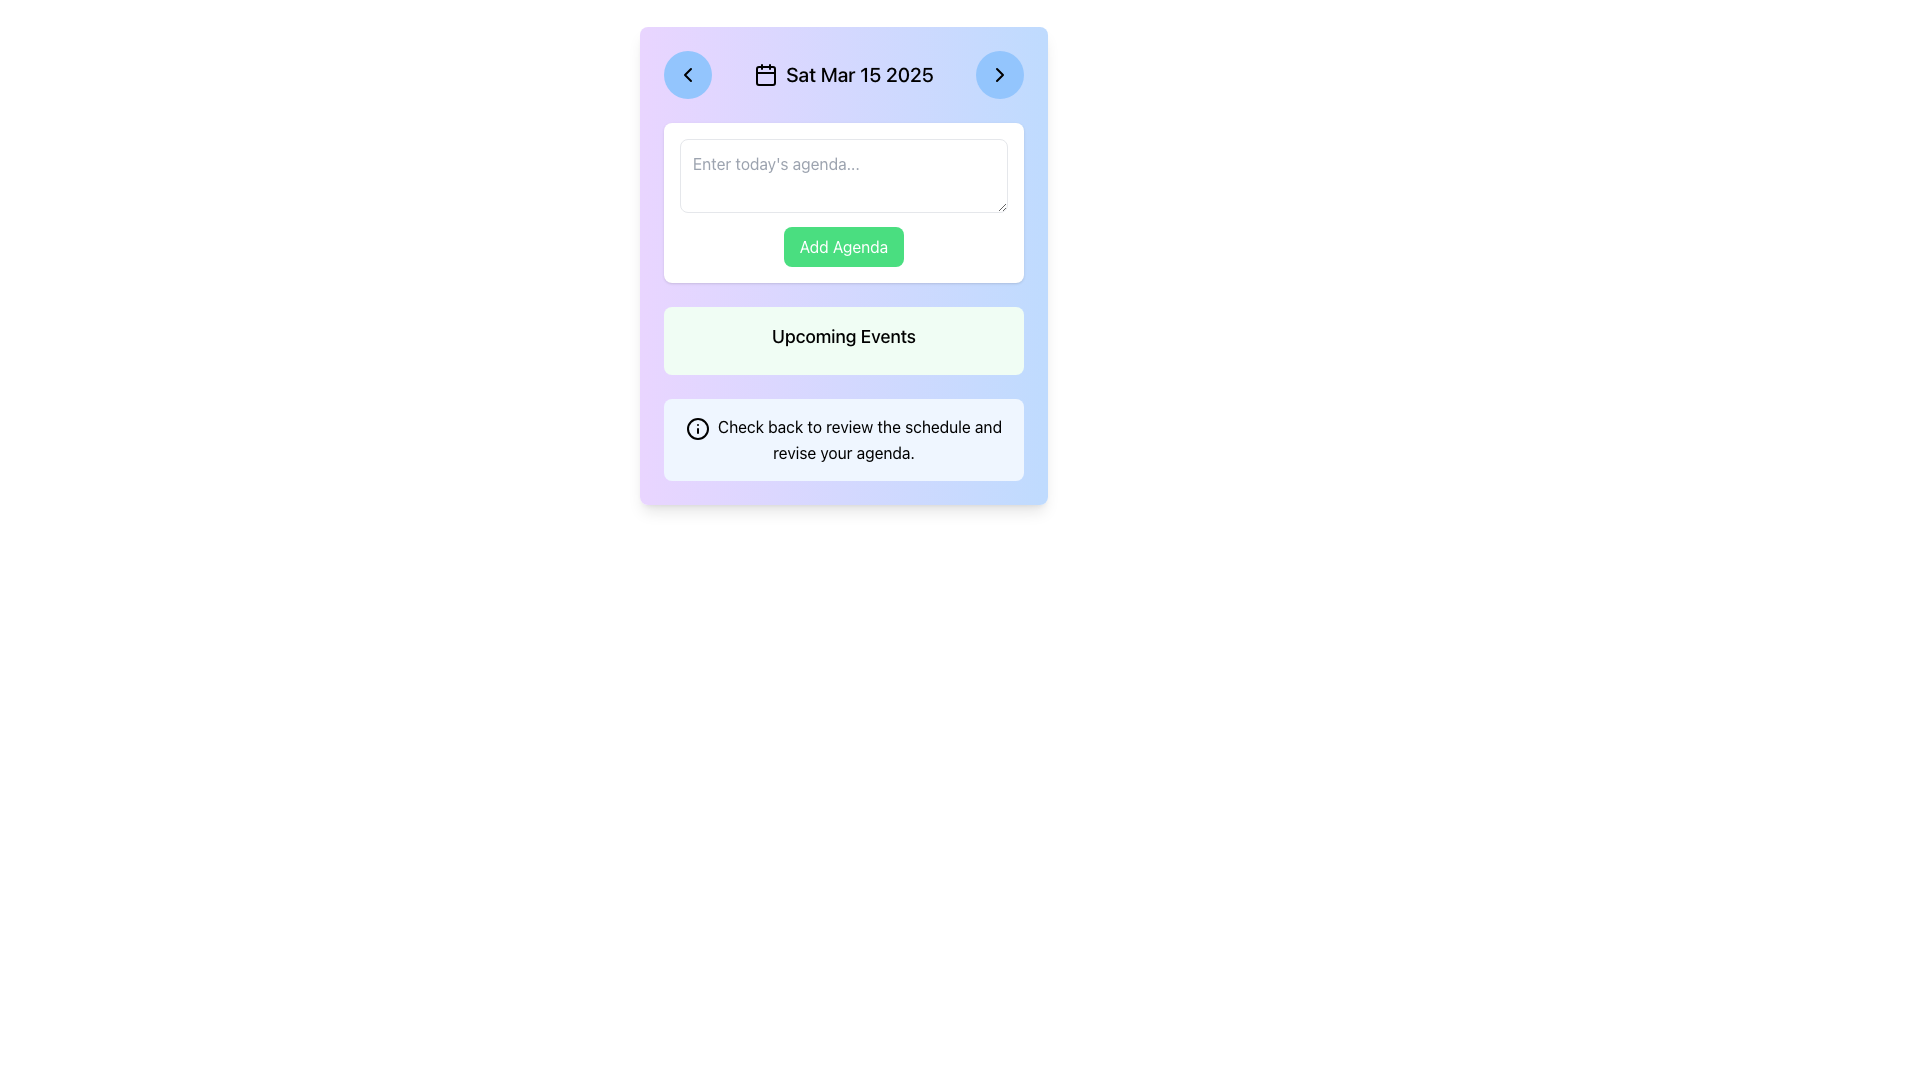 Image resolution: width=1920 pixels, height=1080 pixels. What do you see at coordinates (844, 335) in the screenshot?
I see `the section header label that indicates upcoming events, which is centrally located within a light green background, positioned between the 'Add Agenda' button and an informational paragraph` at bounding box center [844, 335].